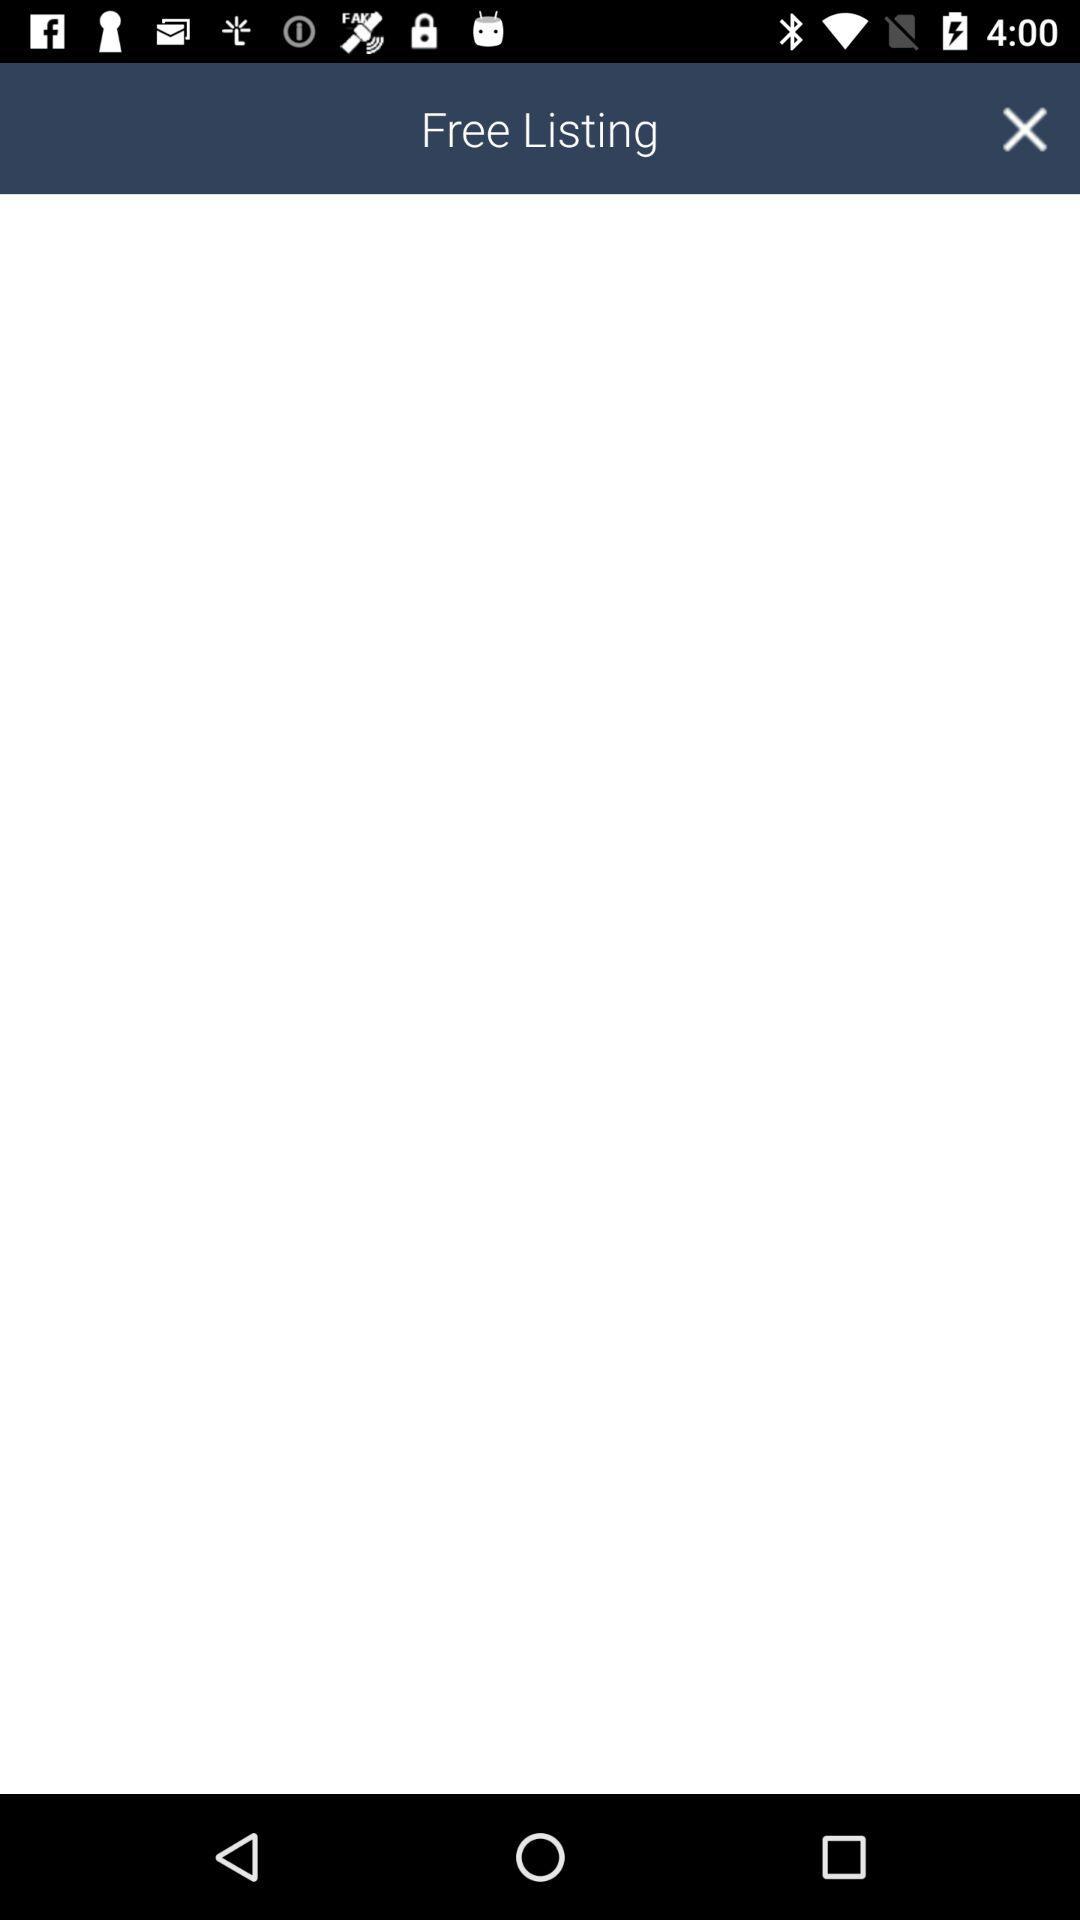 The image size is (1080, 1920). What do you see at coordinates (540, 994) in the screenshot?
I see `the item at the center` at bounding box center [540, 994].